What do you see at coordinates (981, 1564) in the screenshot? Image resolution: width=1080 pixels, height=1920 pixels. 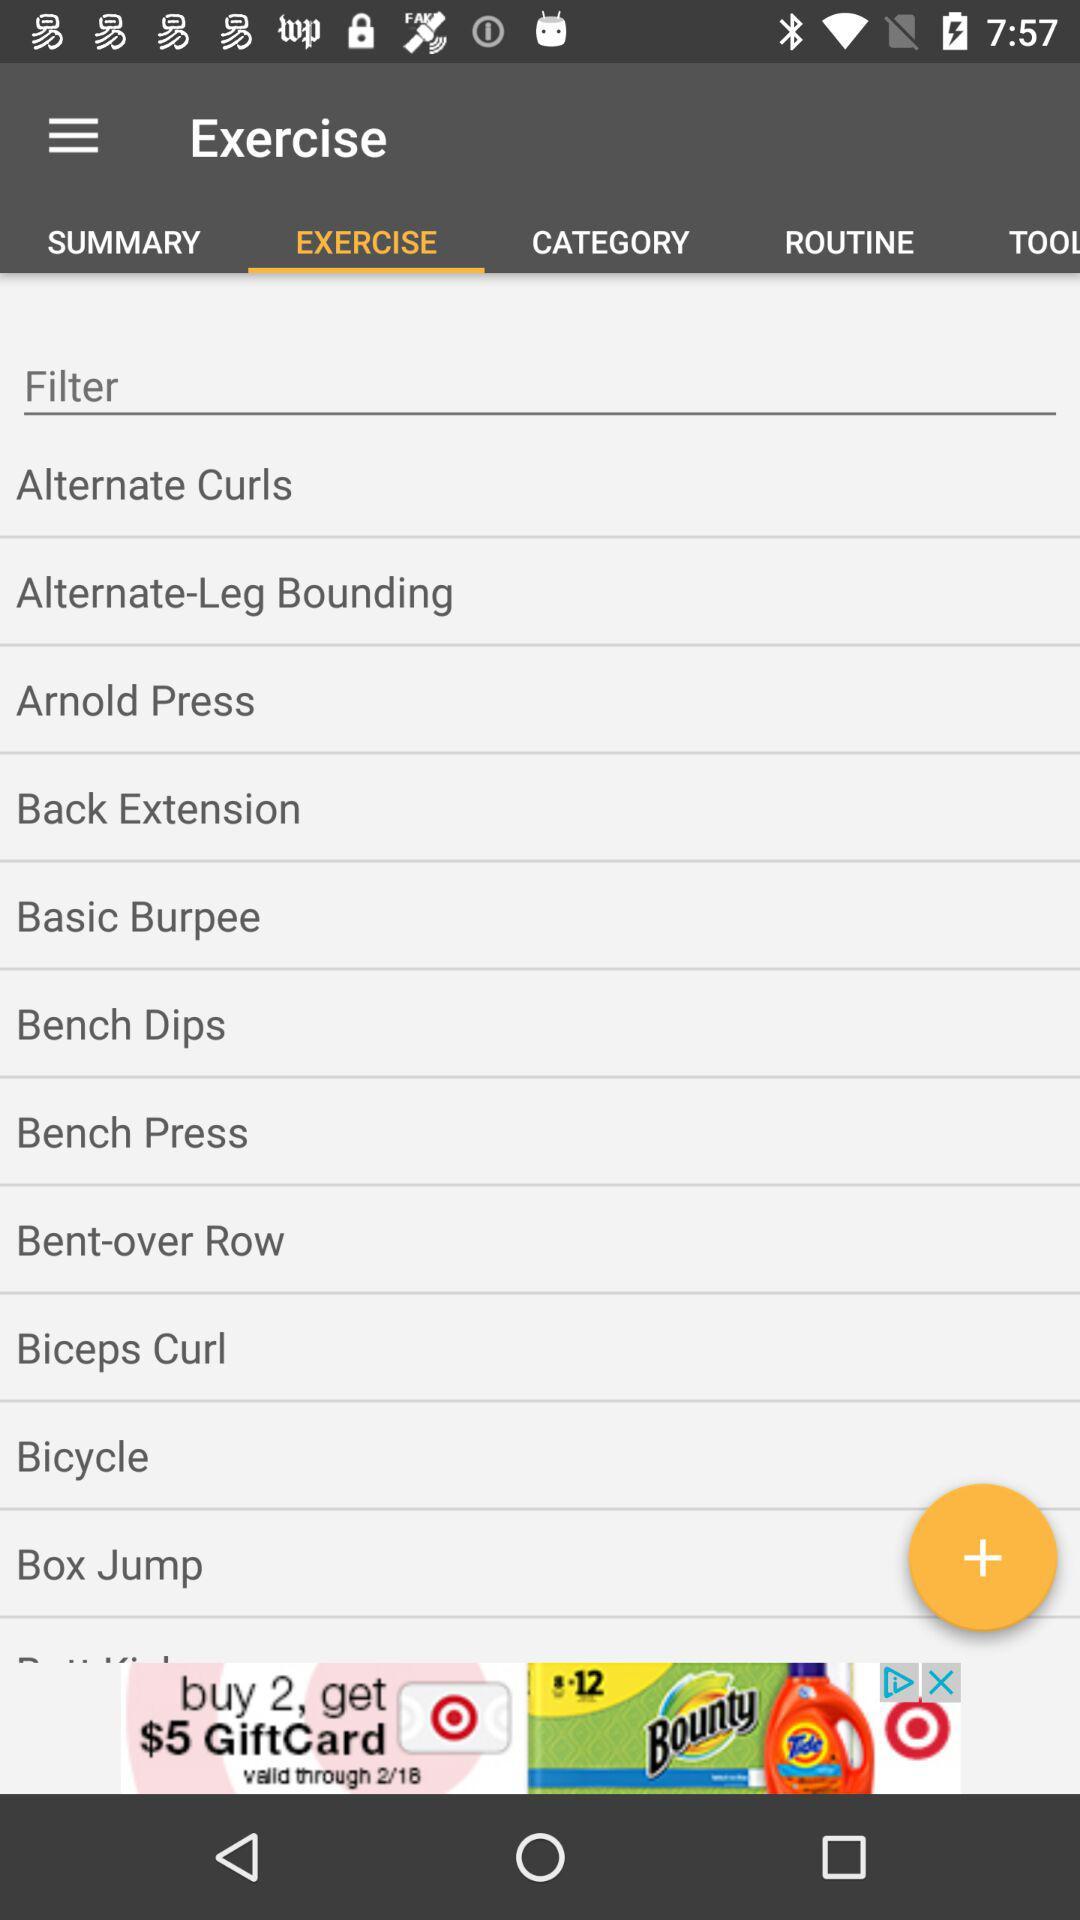 I see `an exercise` at bounding box center [981, 1564].